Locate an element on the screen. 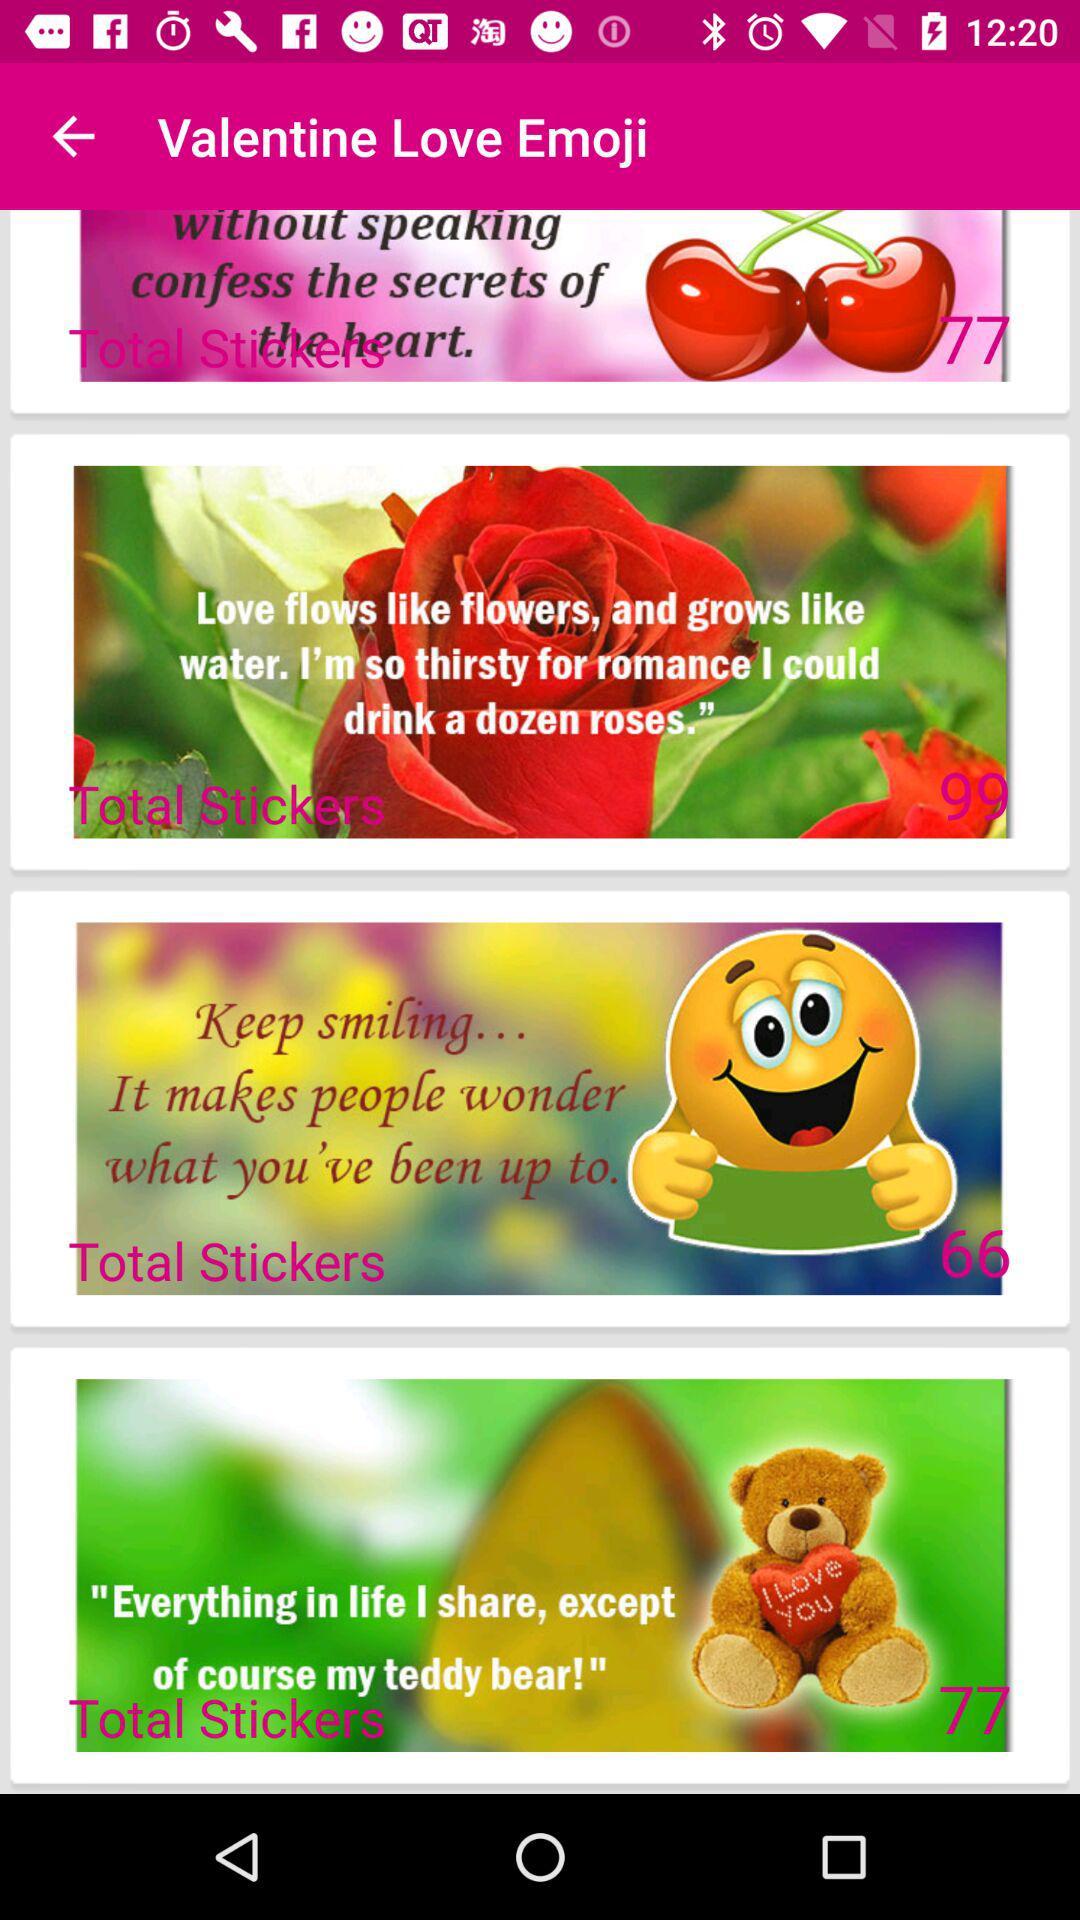  99 icon is located at coordinates (974, 793).